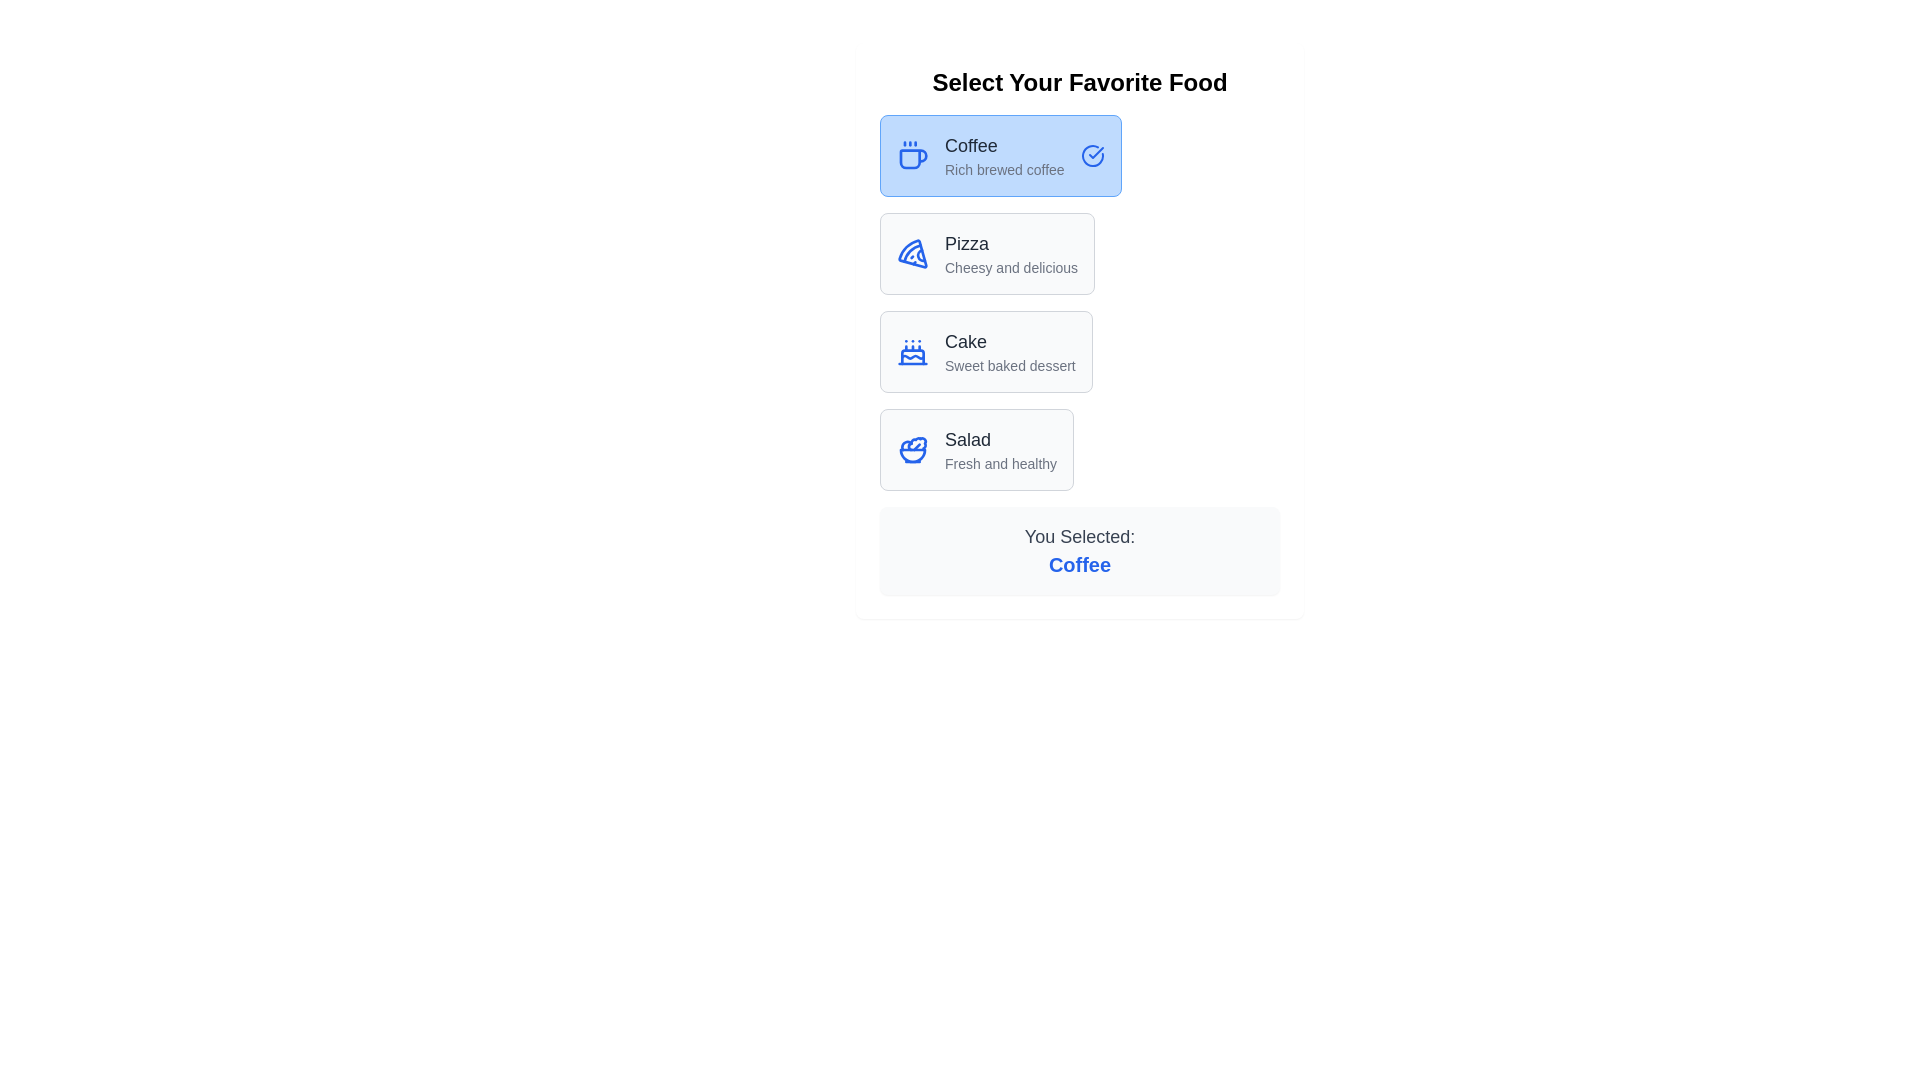  Describe the element at coordinates (1004, 168) in the screenshot. I see `the text label displaying 'Rich brewed coffee', which is styled with a smaller font size and lighter gray color, positioned below the 'Coffee' label in the blue selection box` at that location.